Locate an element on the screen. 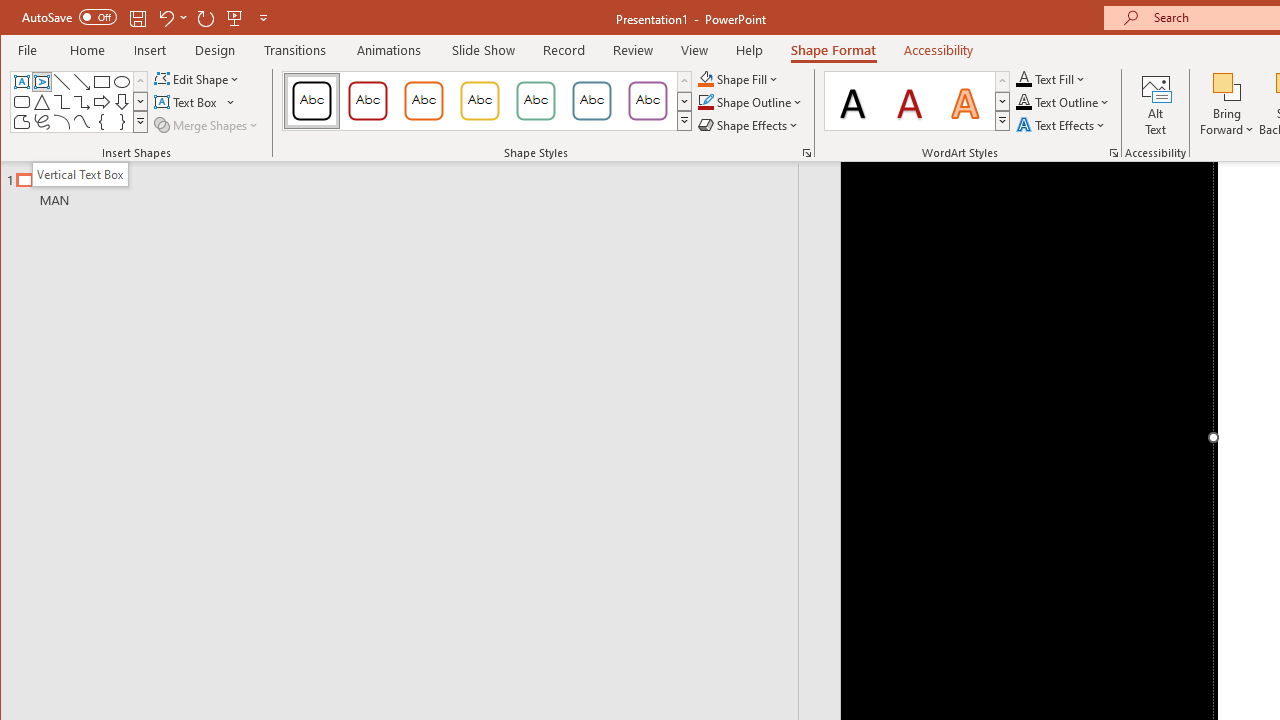 This screenshot has width=1280, height=720. 'Colored Outline - Purple, Accent 6' is located at coordinates (647, 100).